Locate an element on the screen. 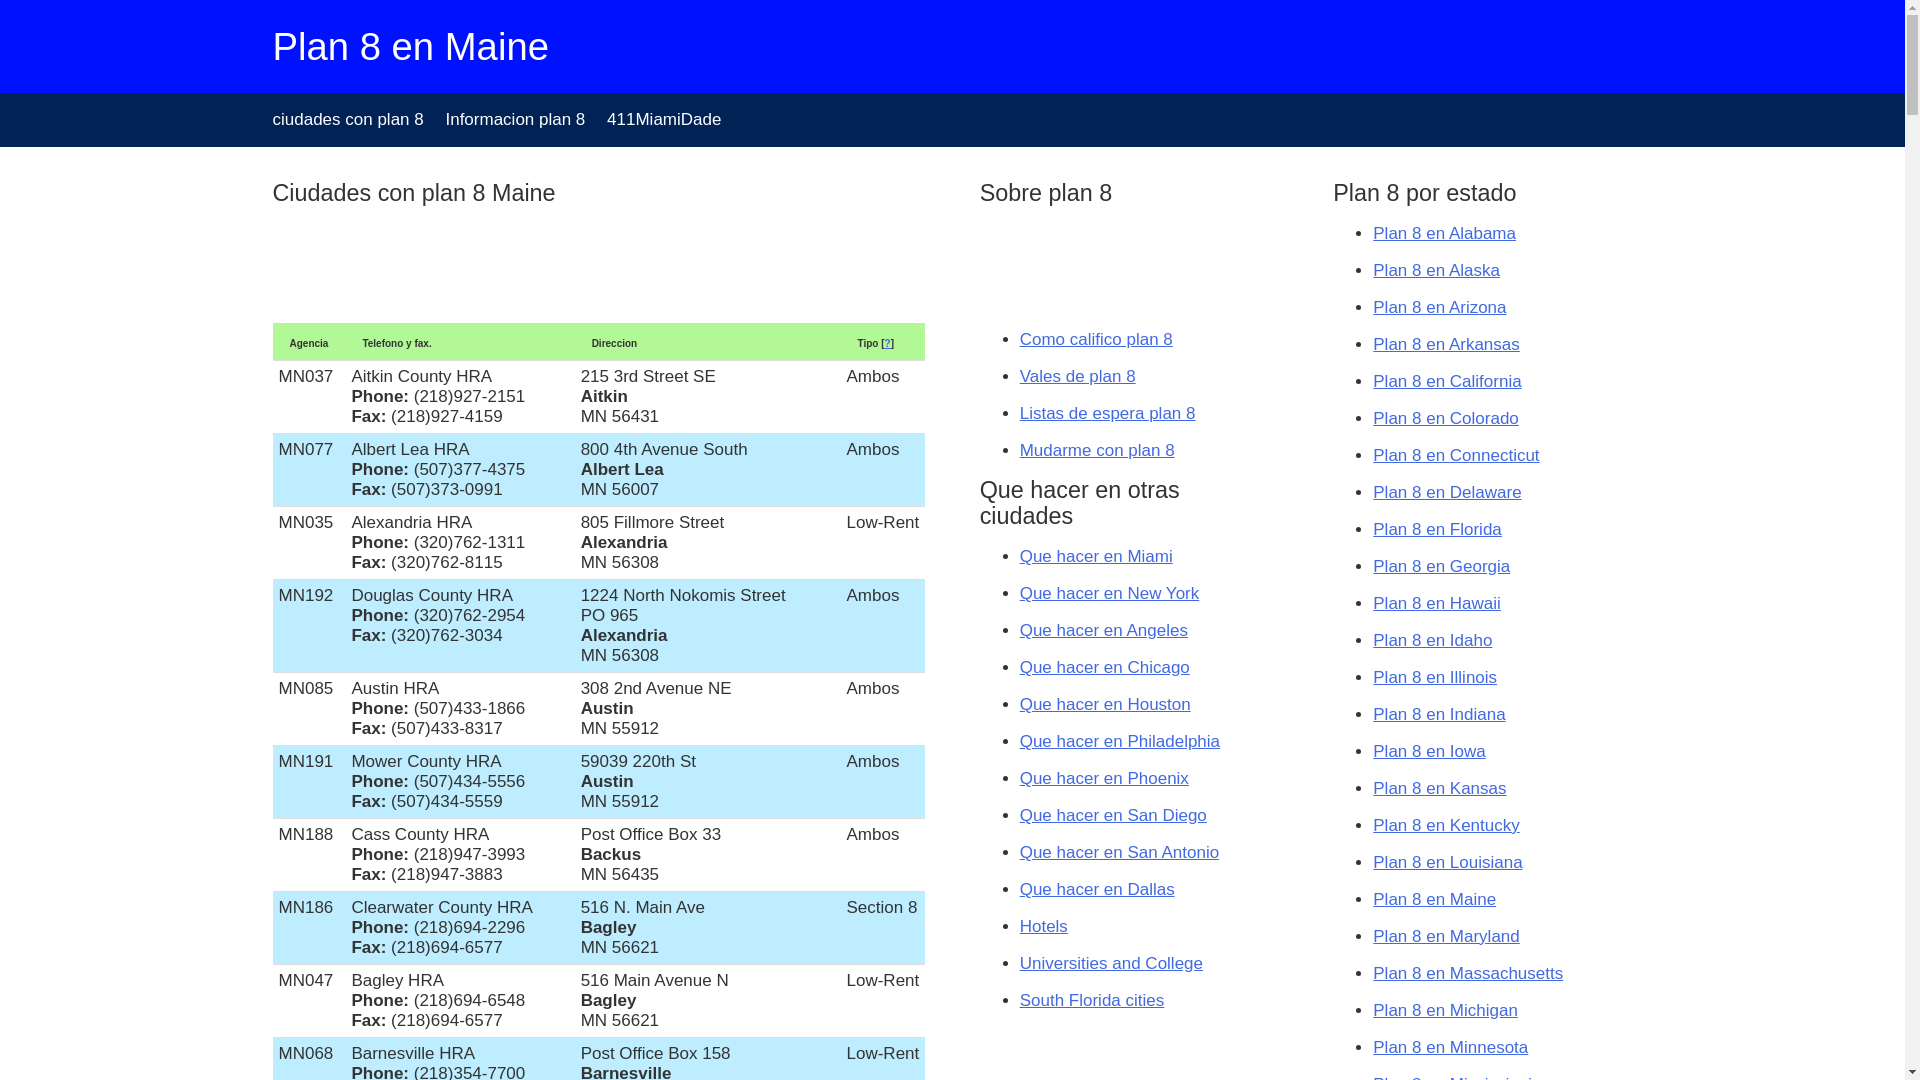 The width and height of the screenshot is (1920, 1080). 'Plan 8 en Alaska' is located at coordinates (1371, 270).